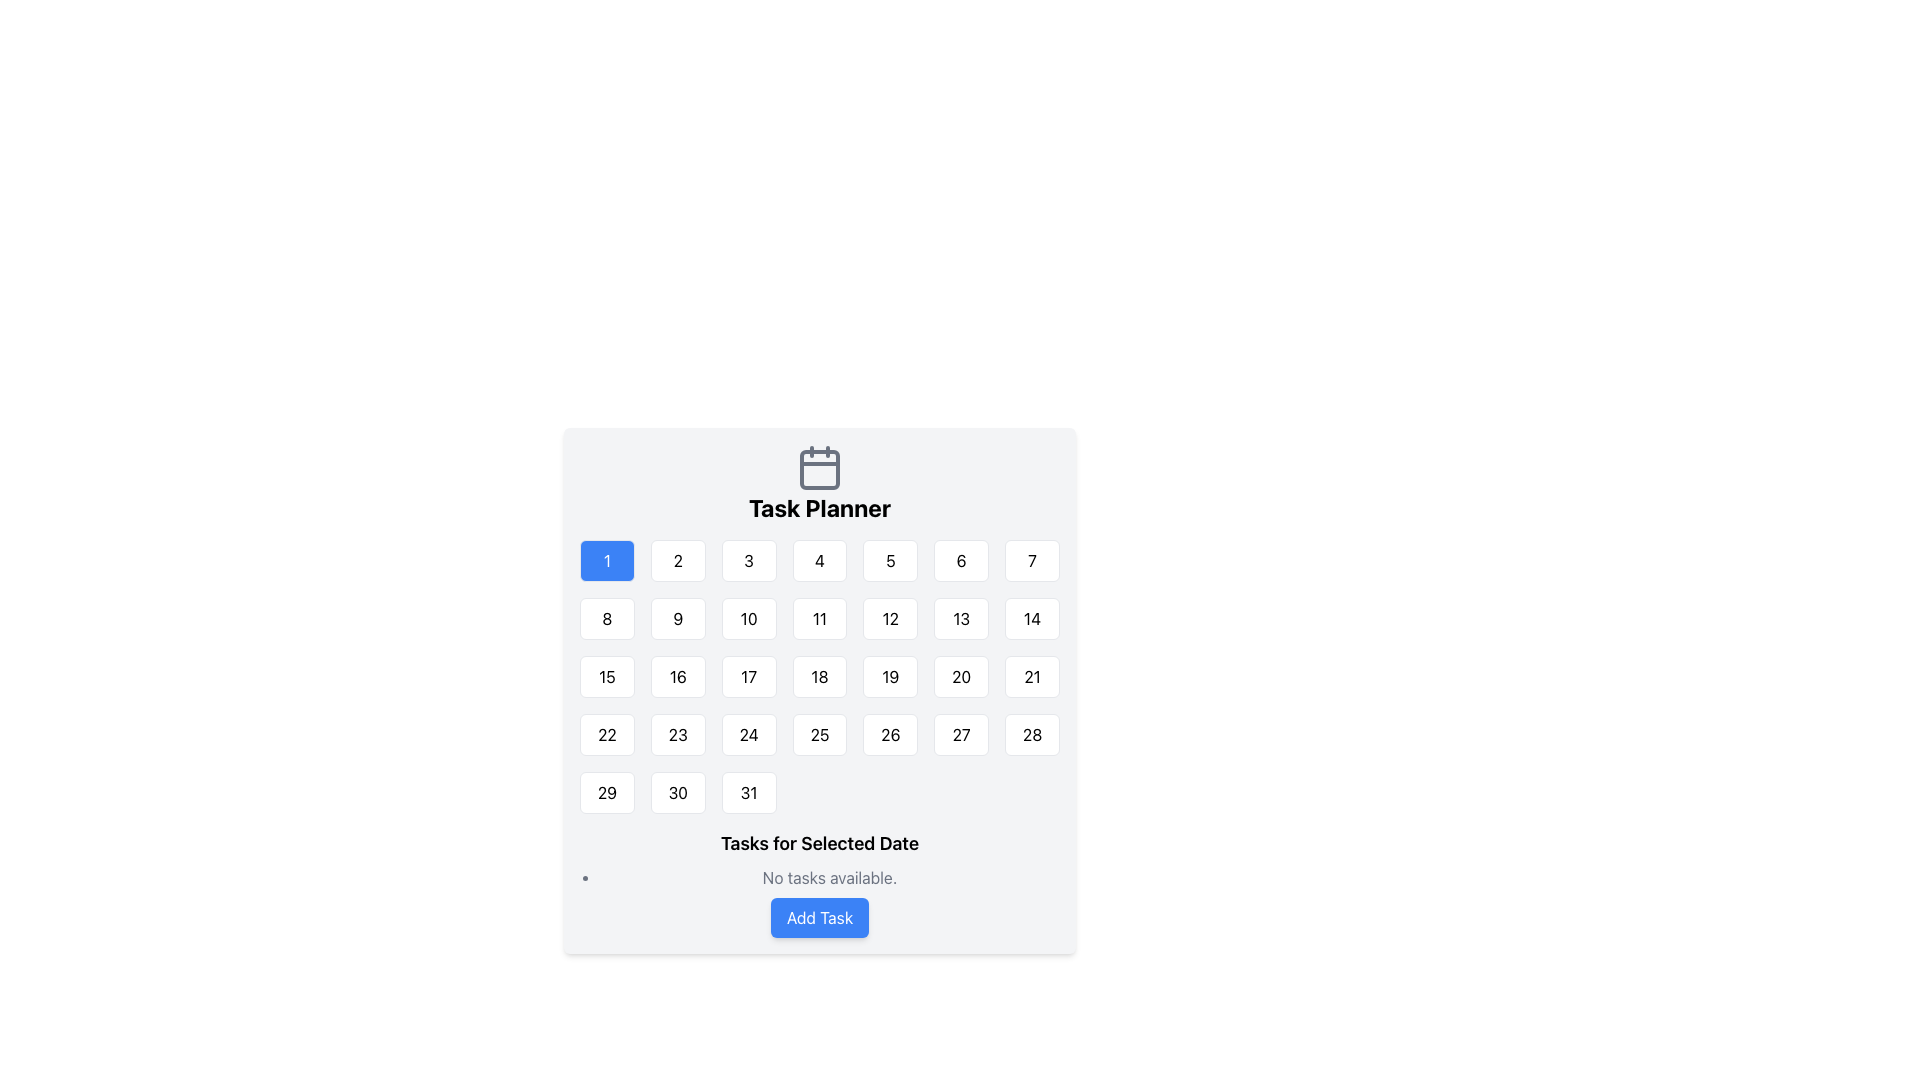 This screenshot has height=1080, width=1920. Describe the element at coordinates (748, 735) in the screenshot. I see `the button representing the 24th day in the calendar interface` at that location.